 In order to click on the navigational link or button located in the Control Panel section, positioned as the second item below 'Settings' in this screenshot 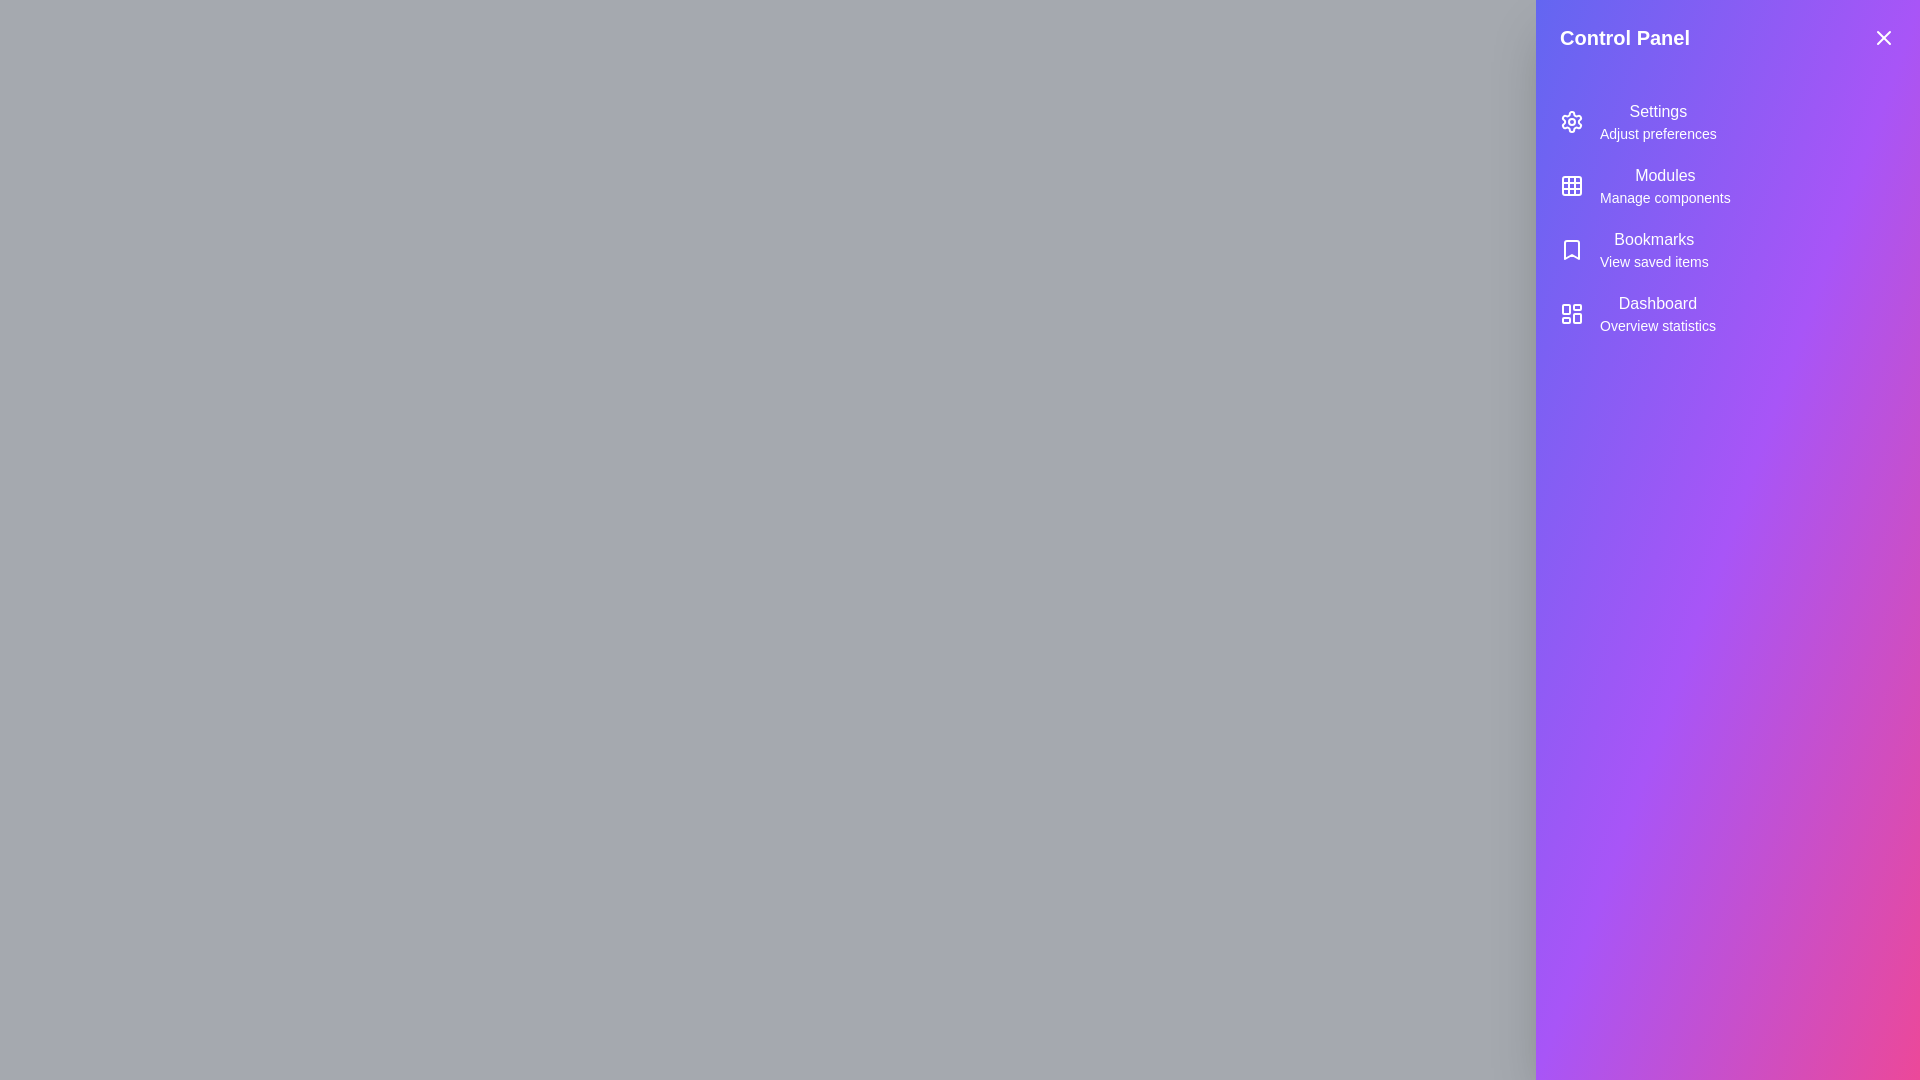, I will do `click(1665, 185)`.